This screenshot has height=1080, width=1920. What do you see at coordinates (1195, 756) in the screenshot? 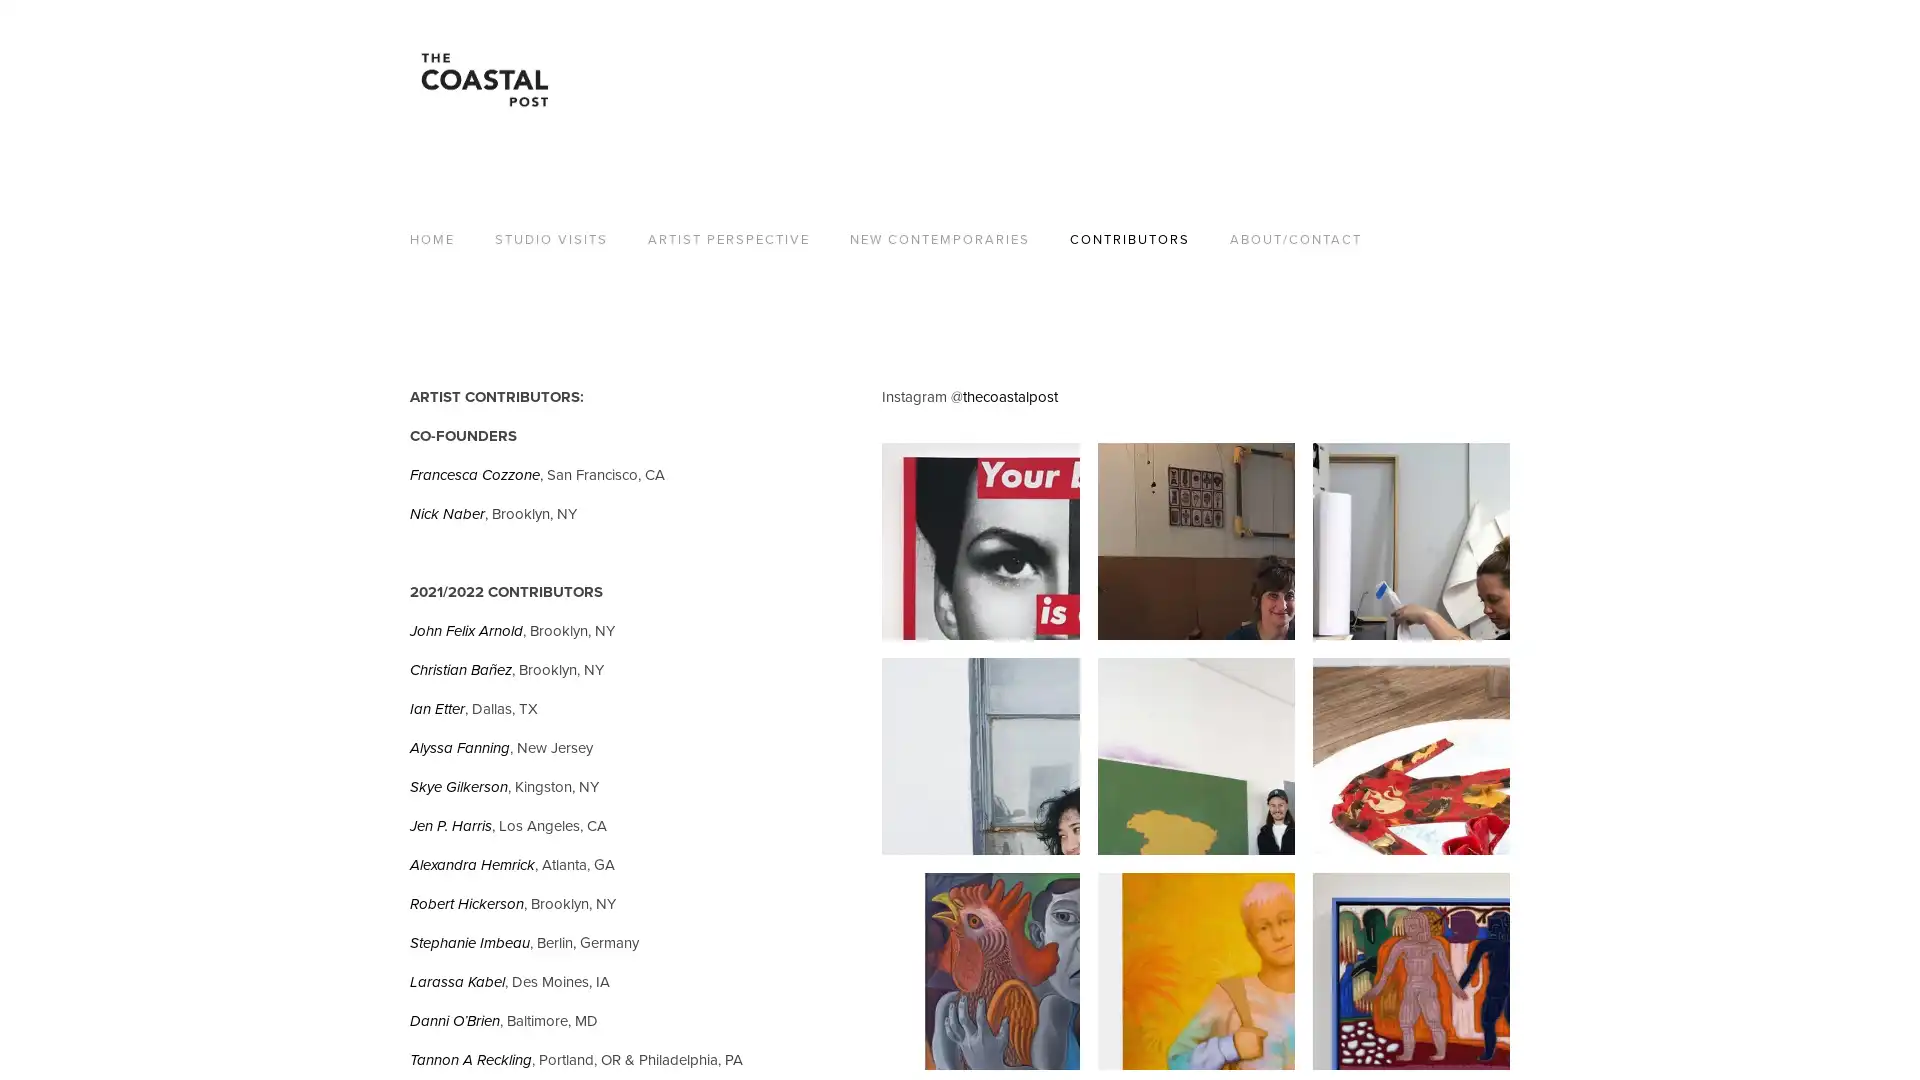
I see `View fullsize Stephanie Imbeau visited Manaf Halbouni in his Berlin studio and talked about his work, and how history and conflict play a direct role in his diverse practice. And how watching the war unfold in Ukraine is bringing back some painful memories. @manaf` at bounding box center [1195, 756].